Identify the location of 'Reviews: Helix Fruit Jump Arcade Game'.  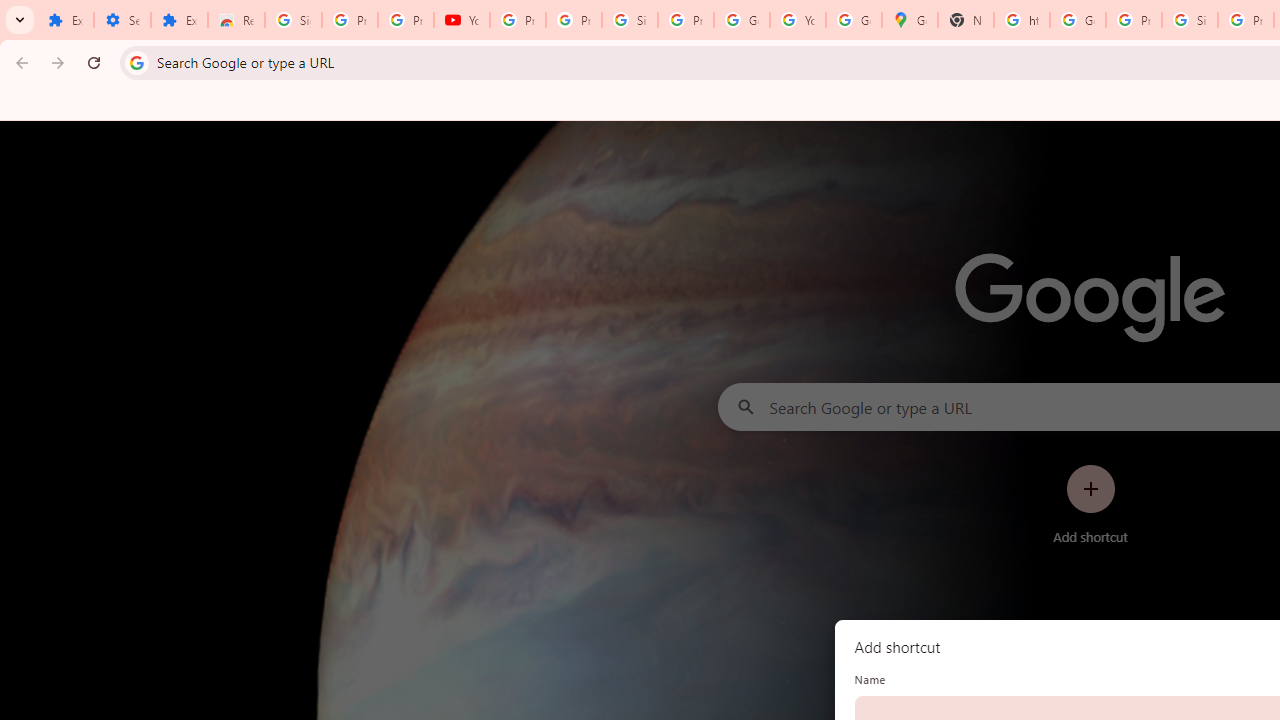
(236, 20).